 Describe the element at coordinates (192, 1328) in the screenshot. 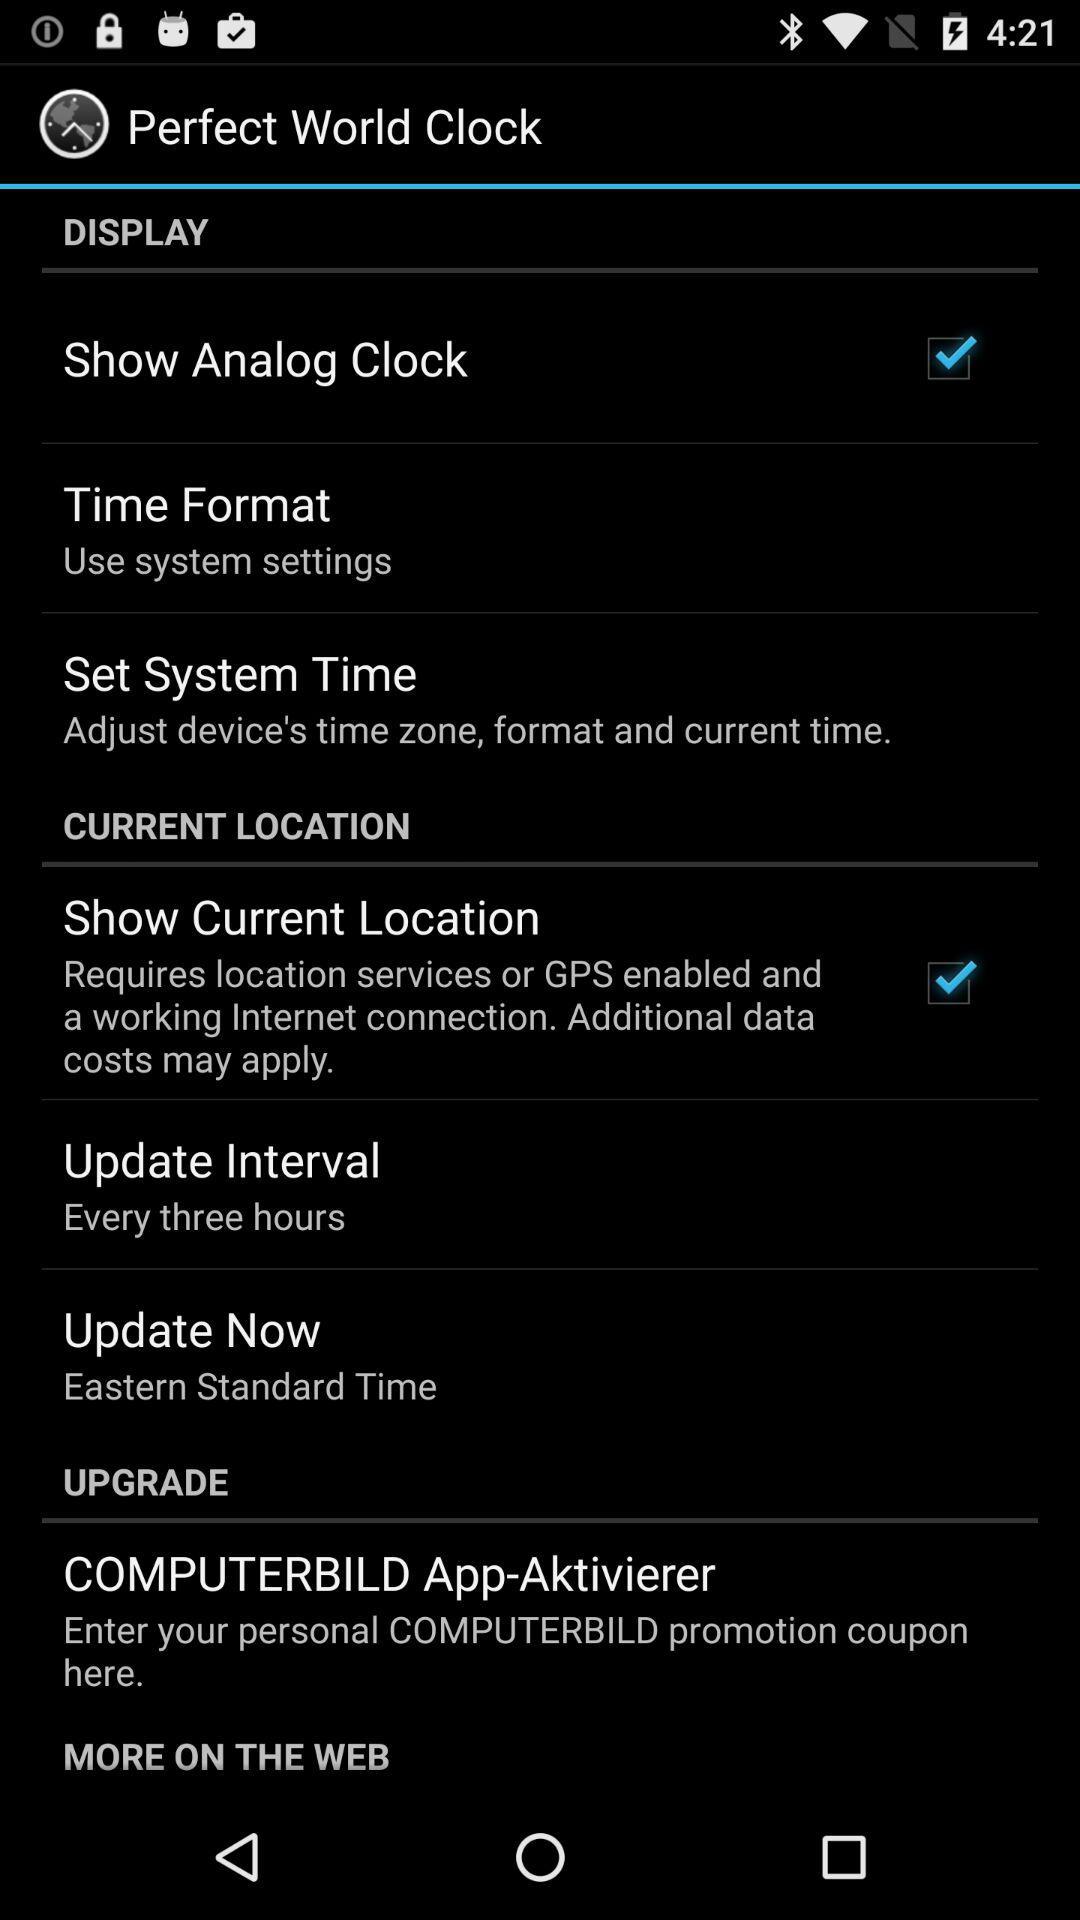

I see `the icon above eastern standard time item` at that location.